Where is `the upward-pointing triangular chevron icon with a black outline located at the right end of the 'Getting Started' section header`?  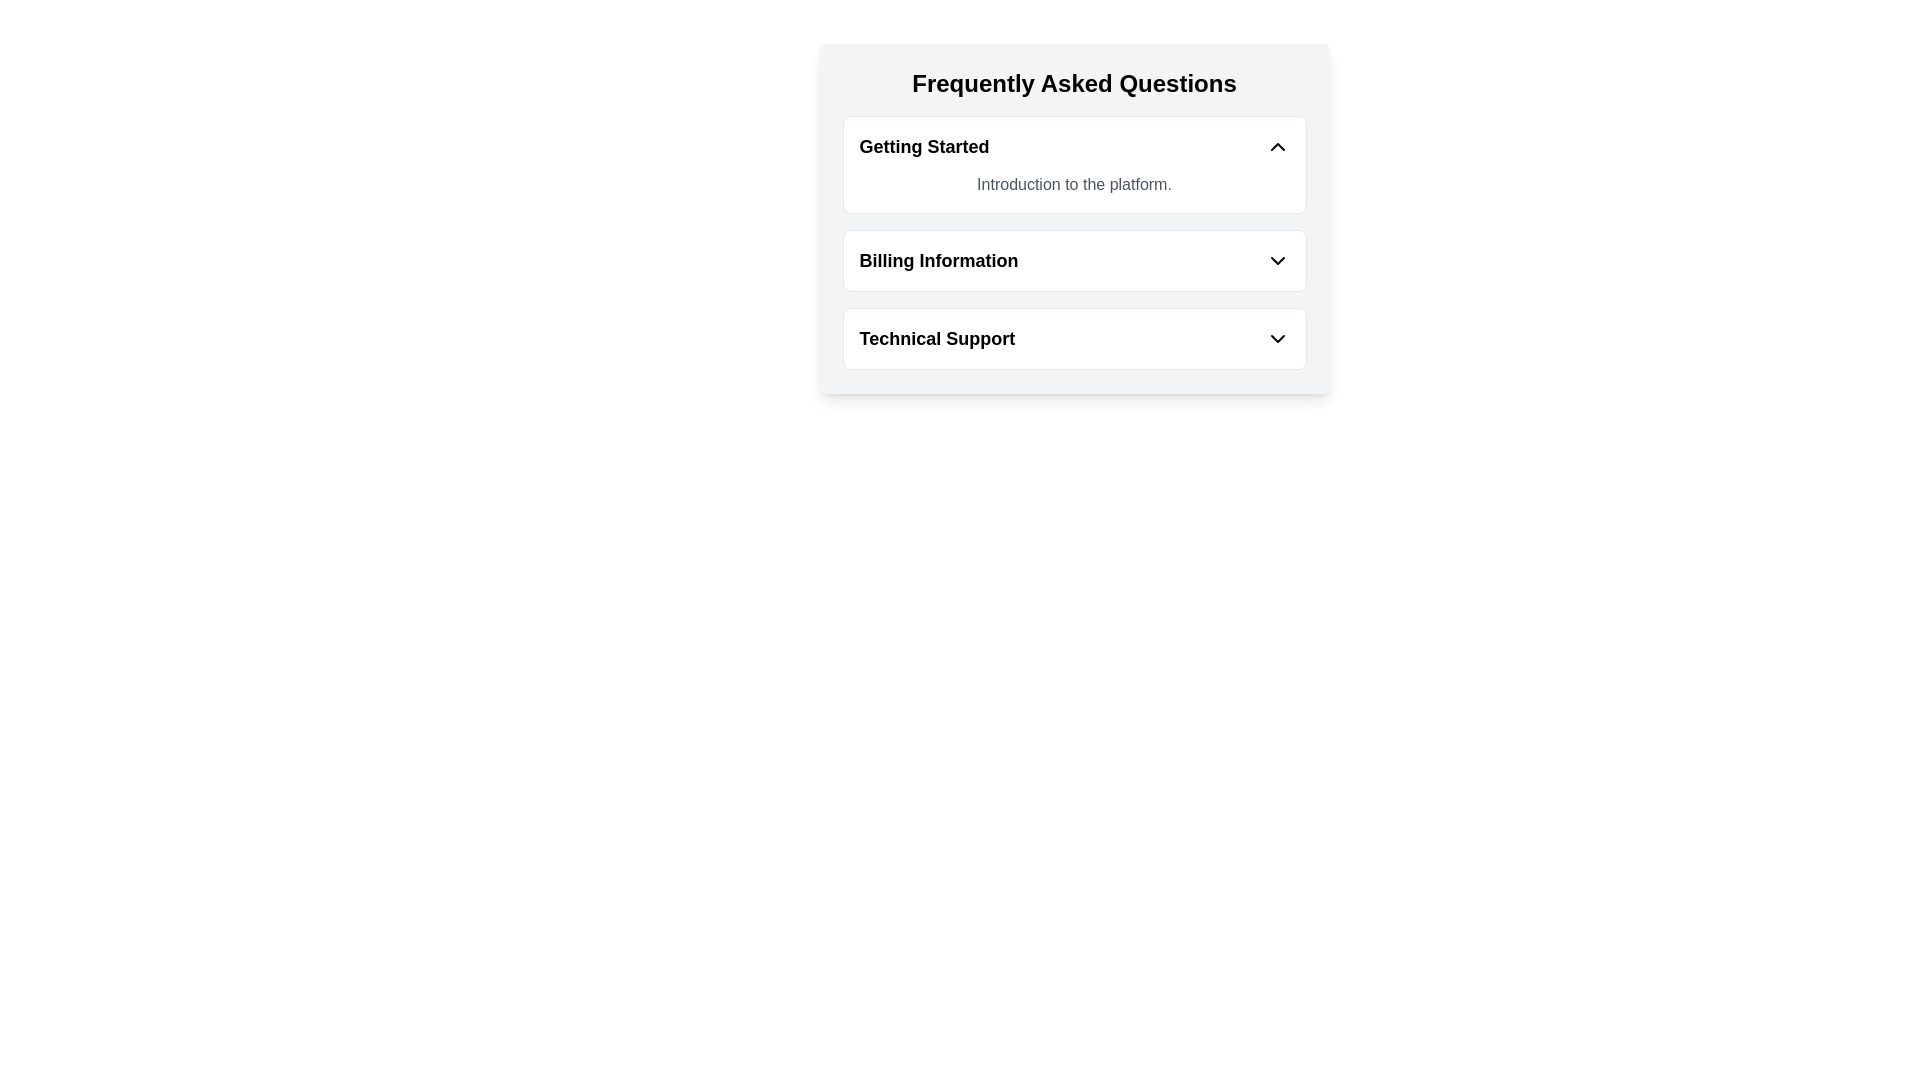 the upward-pointing triangular chevron icon with a black outline located at the right end of the 'Getting Started' section header is located at coordinates (1276, 145).